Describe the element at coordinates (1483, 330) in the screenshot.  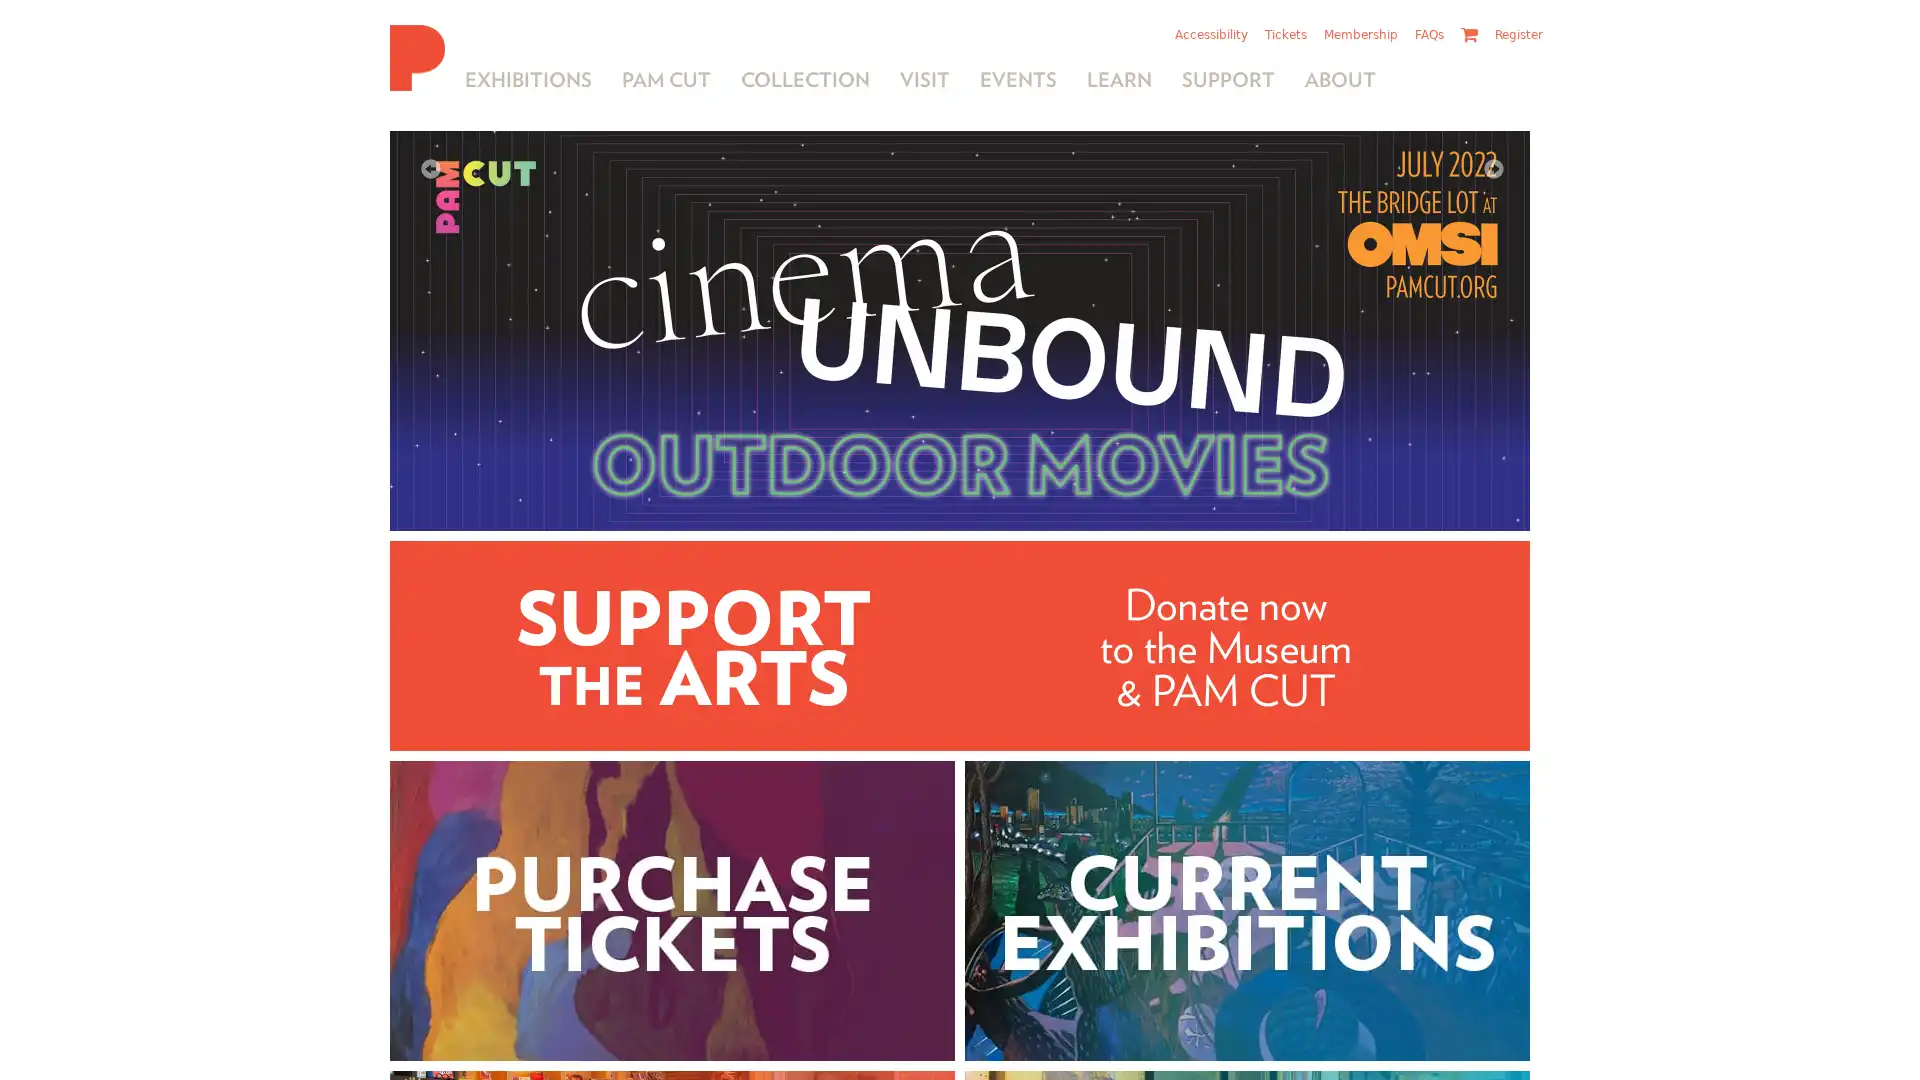
I see `Next` at that location.